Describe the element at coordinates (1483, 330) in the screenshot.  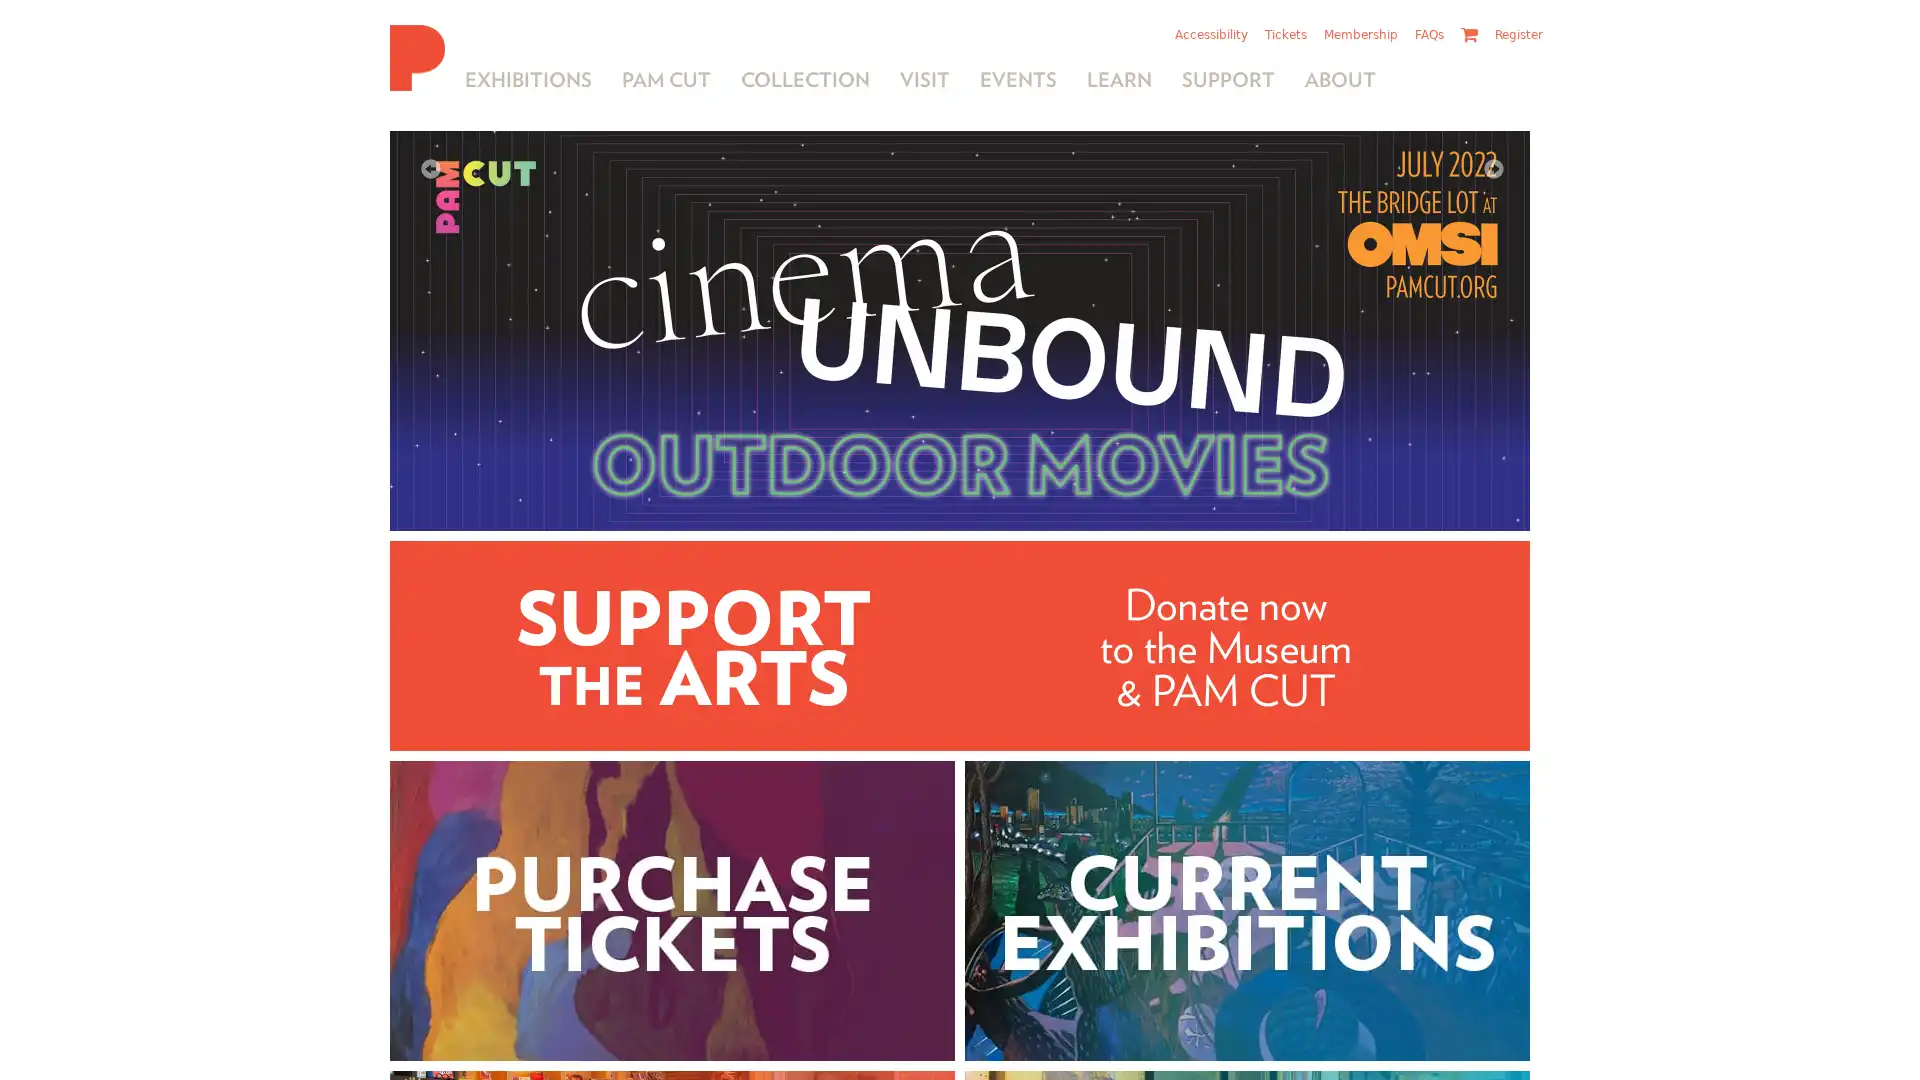
I see `Next` at that location.